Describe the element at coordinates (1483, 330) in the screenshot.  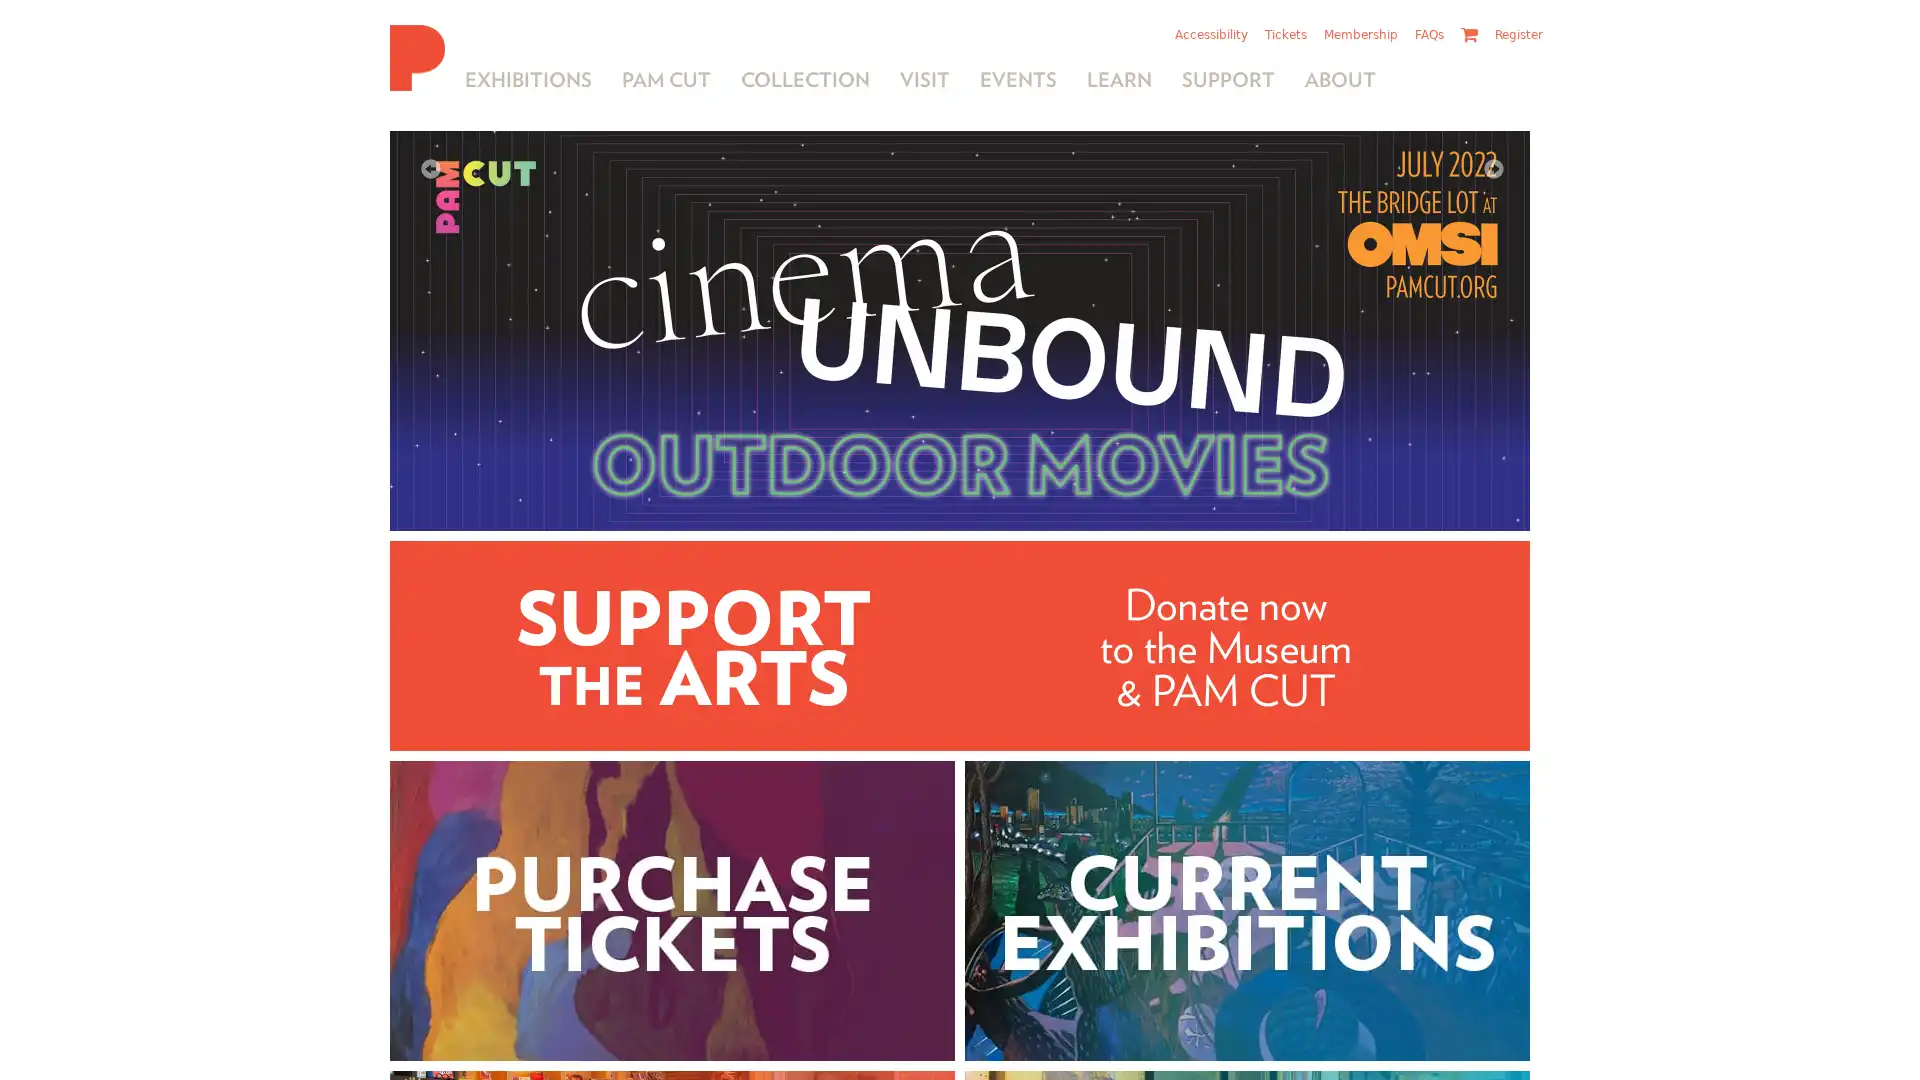
I see `Next` at that location.